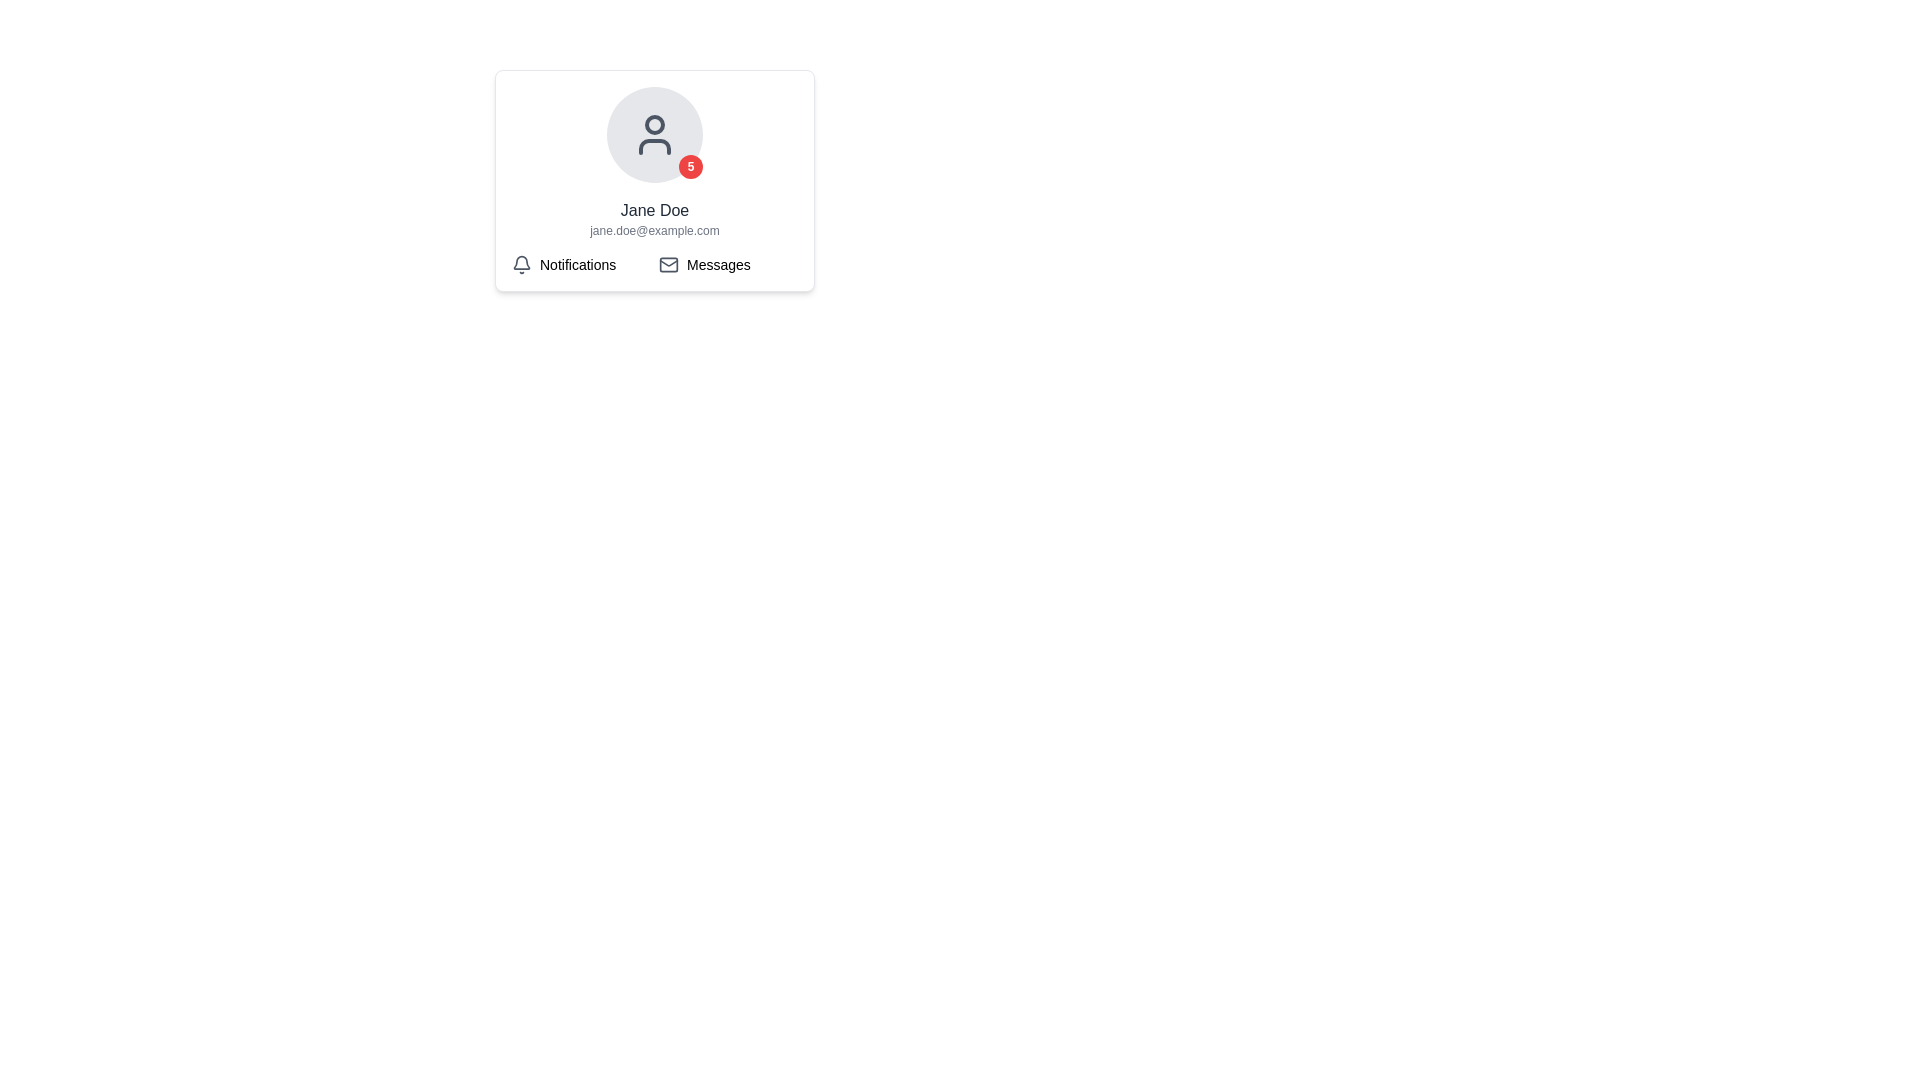  I want to click on the envelope icon, which is a minimalist design located to the left of the 'Messages' text label in the user profile card, so click(668, 264).